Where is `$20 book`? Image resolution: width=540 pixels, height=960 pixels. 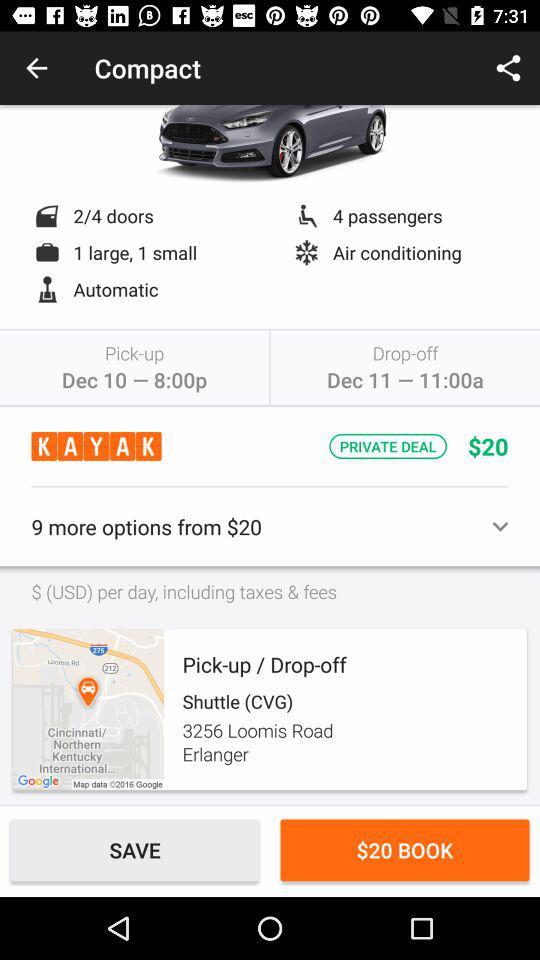 $20 book is located at coordinates (405, 849).